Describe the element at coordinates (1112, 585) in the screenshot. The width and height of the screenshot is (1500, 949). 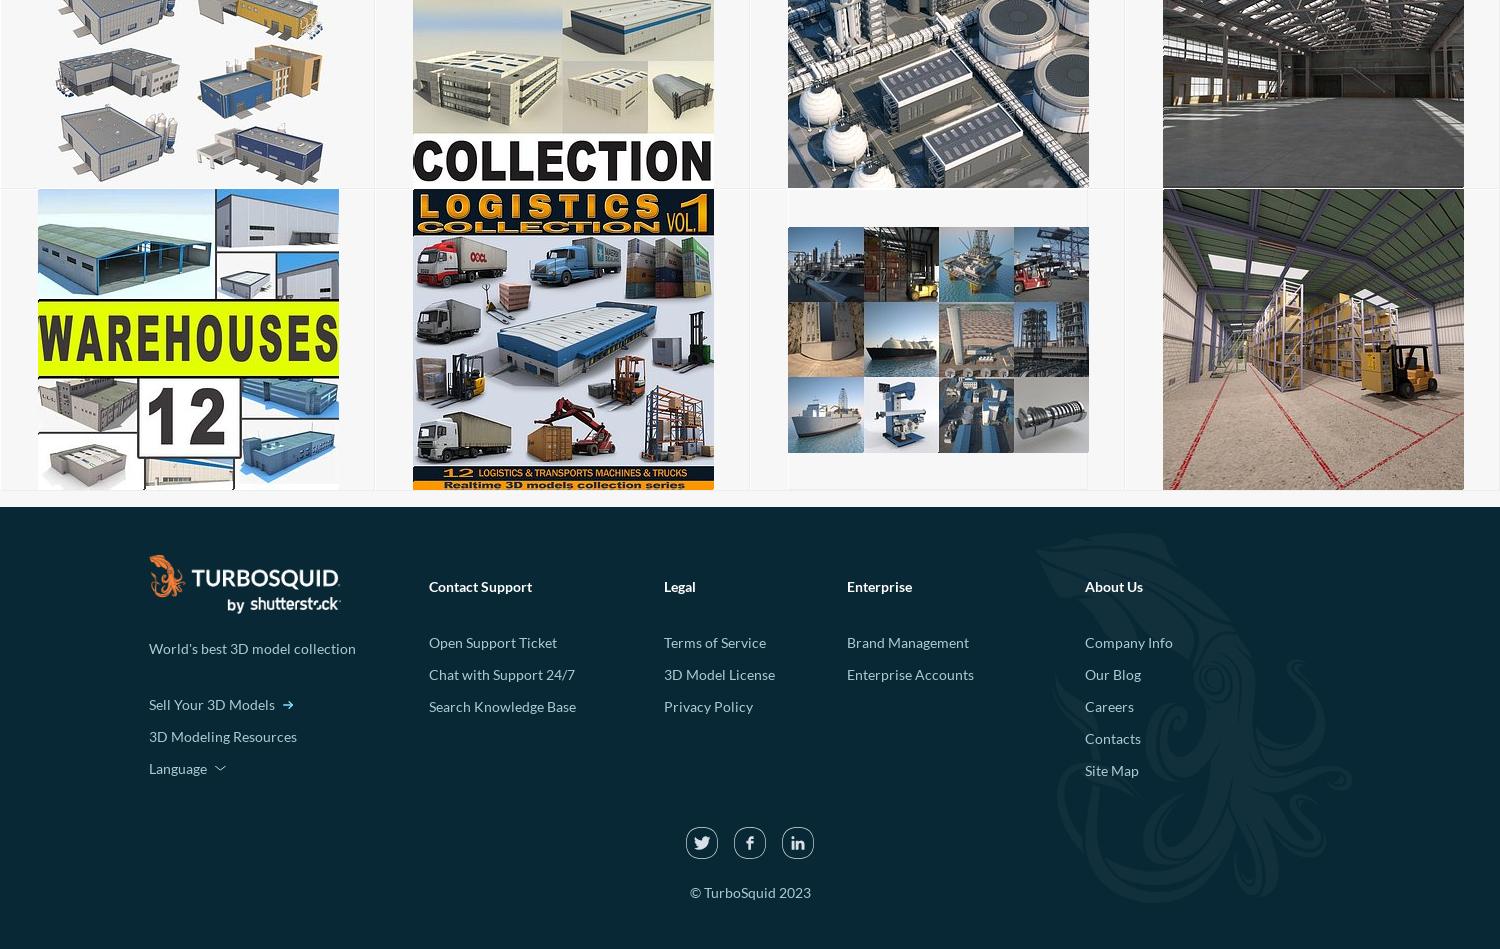
I see `'About Us'` at that location.